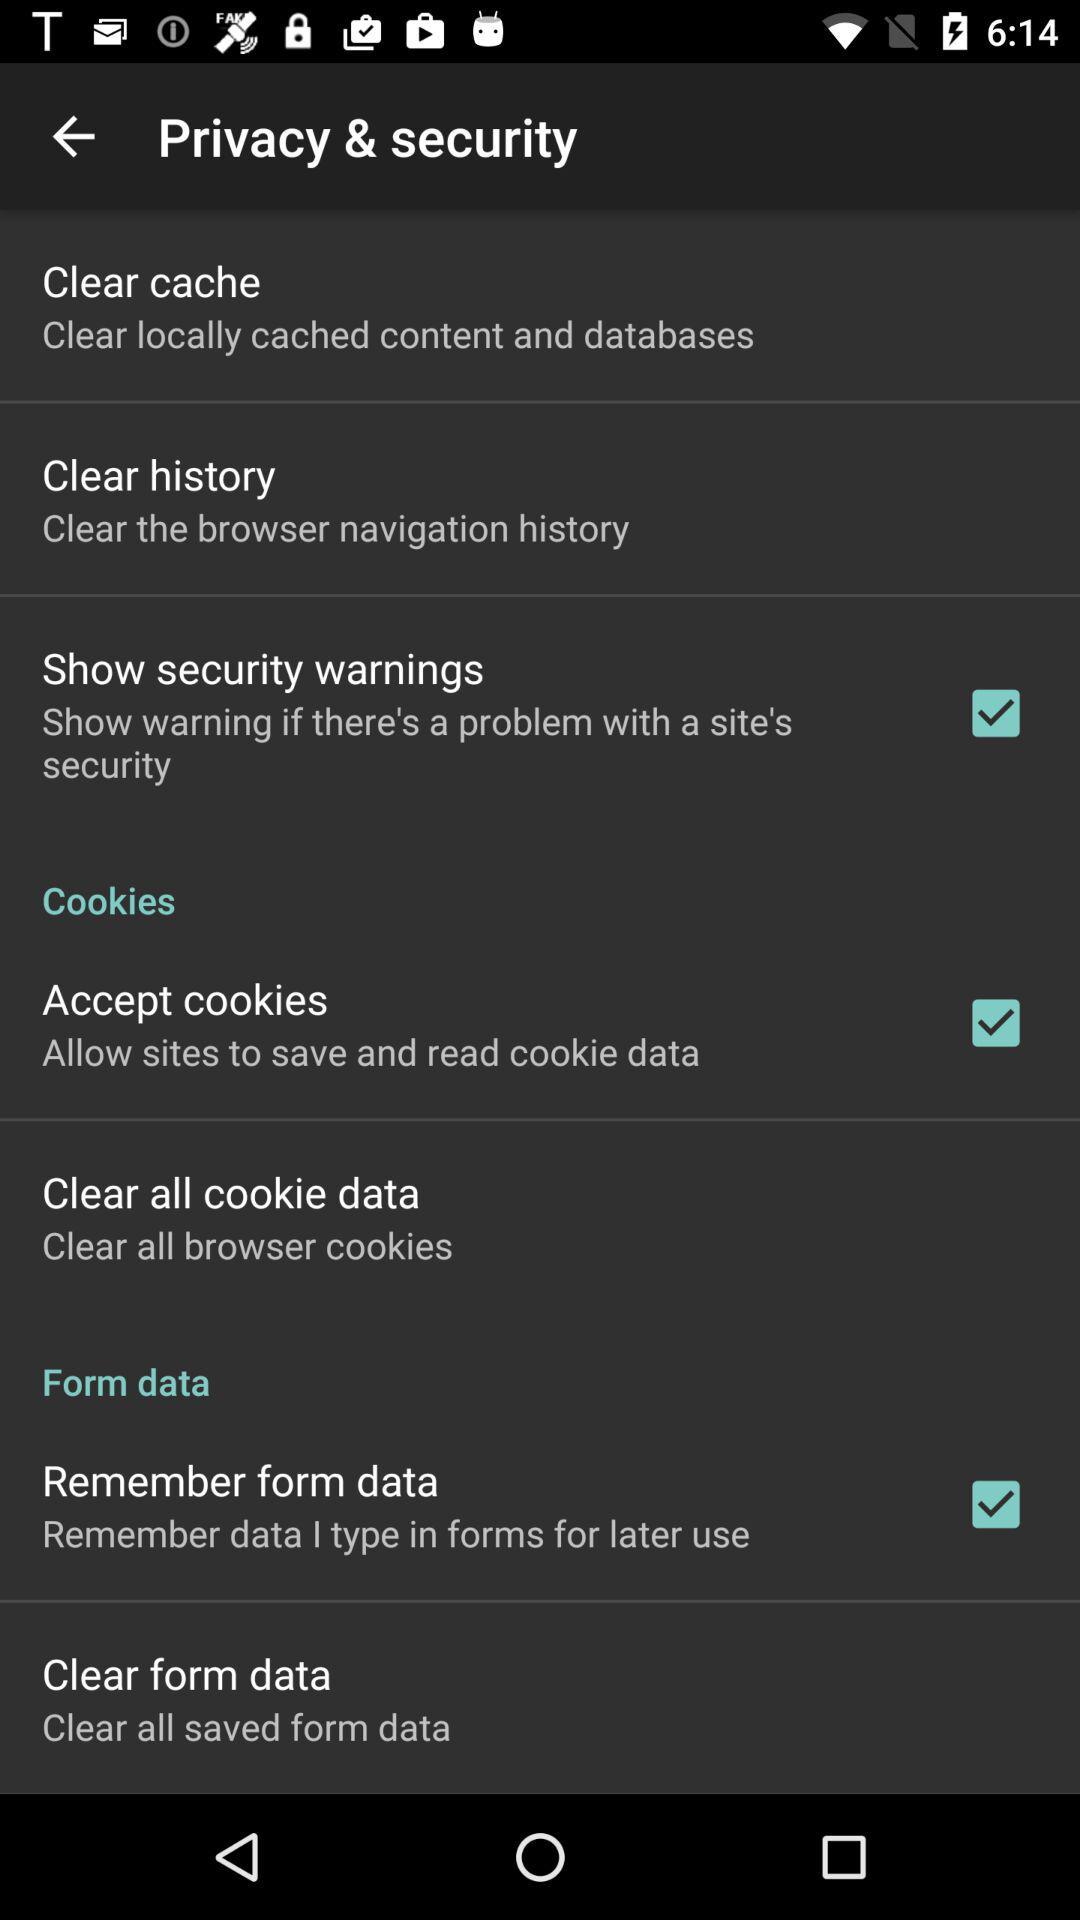 Image resolution: width=1080 pixels, height=1920 pixels. Describe the element at coordinates (477, 741) in the screenshot. I see `the app above cookies icon` at that location.